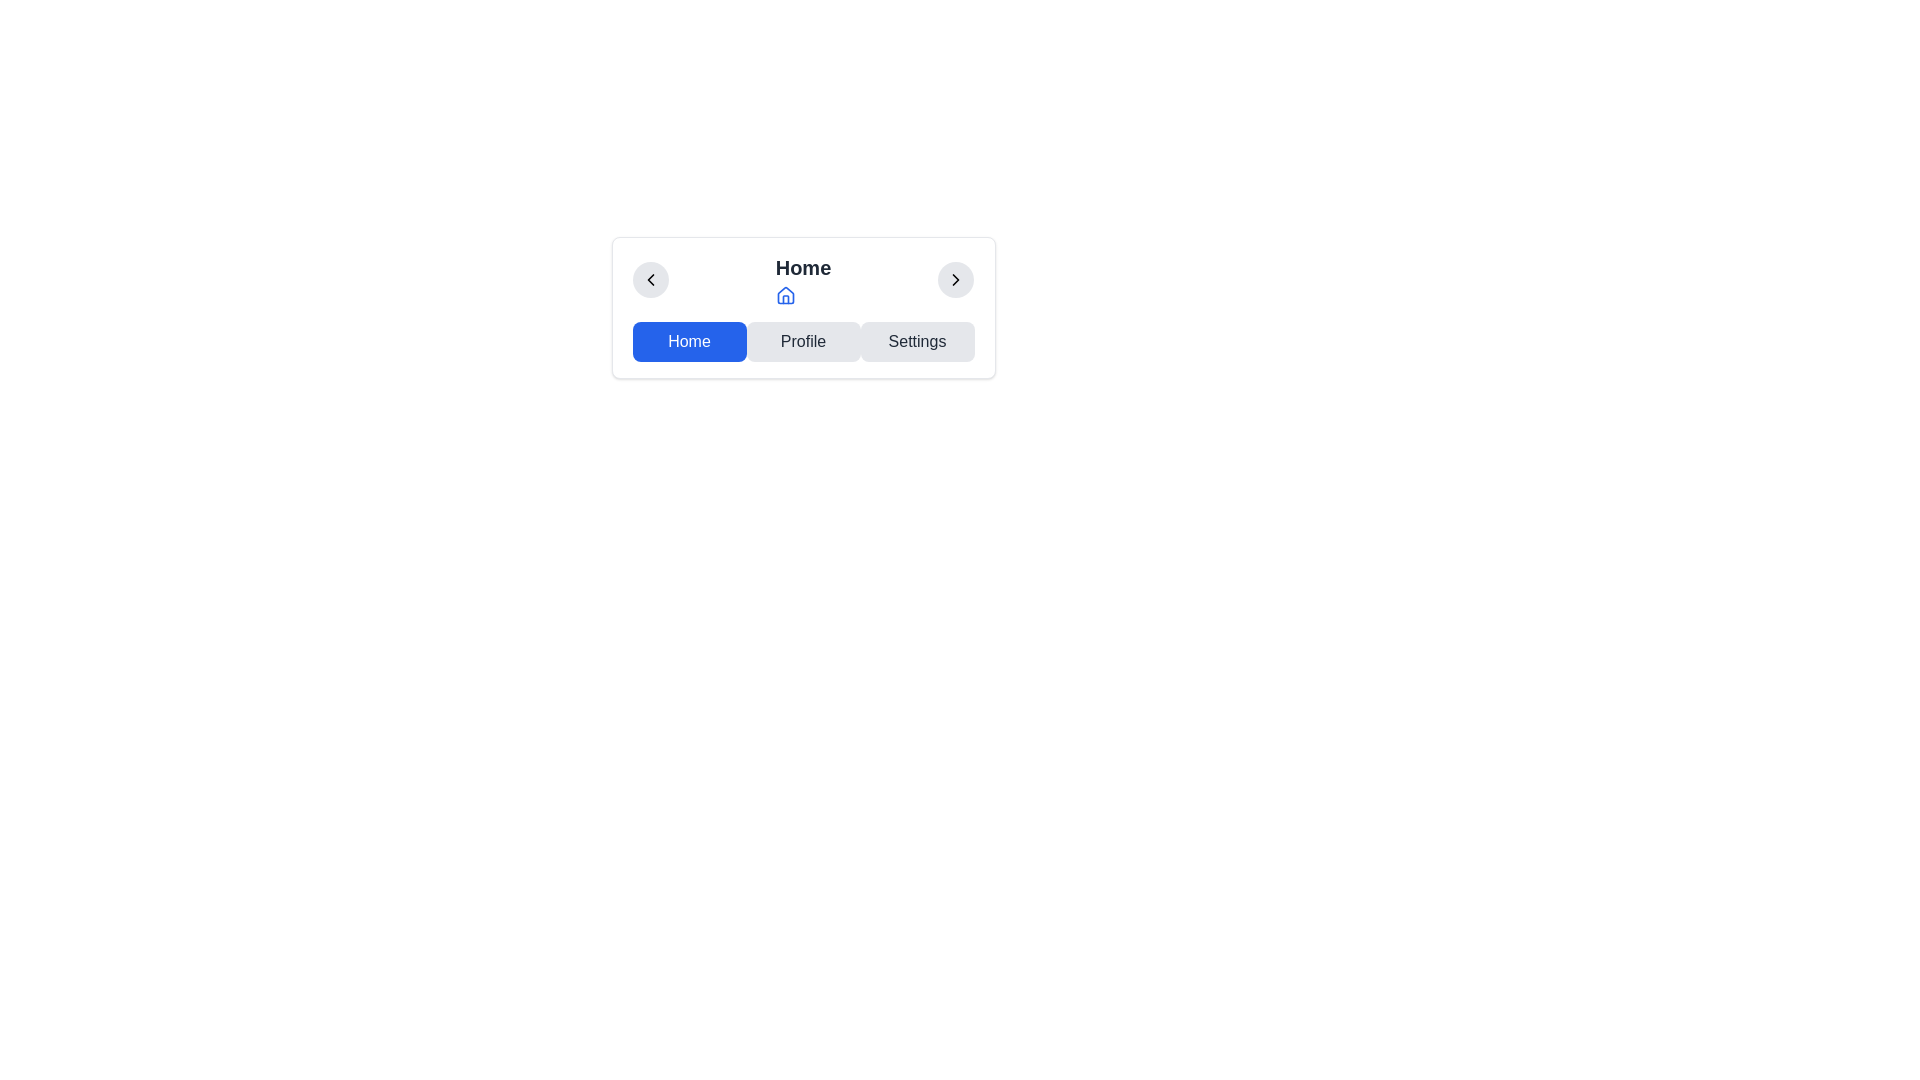 Image resolution: width=1920 pixels, height=1080 pixels. What do you see at coordinates (734, 280) in the screenshot?
I see `slider` at bounding box center [734, 280].